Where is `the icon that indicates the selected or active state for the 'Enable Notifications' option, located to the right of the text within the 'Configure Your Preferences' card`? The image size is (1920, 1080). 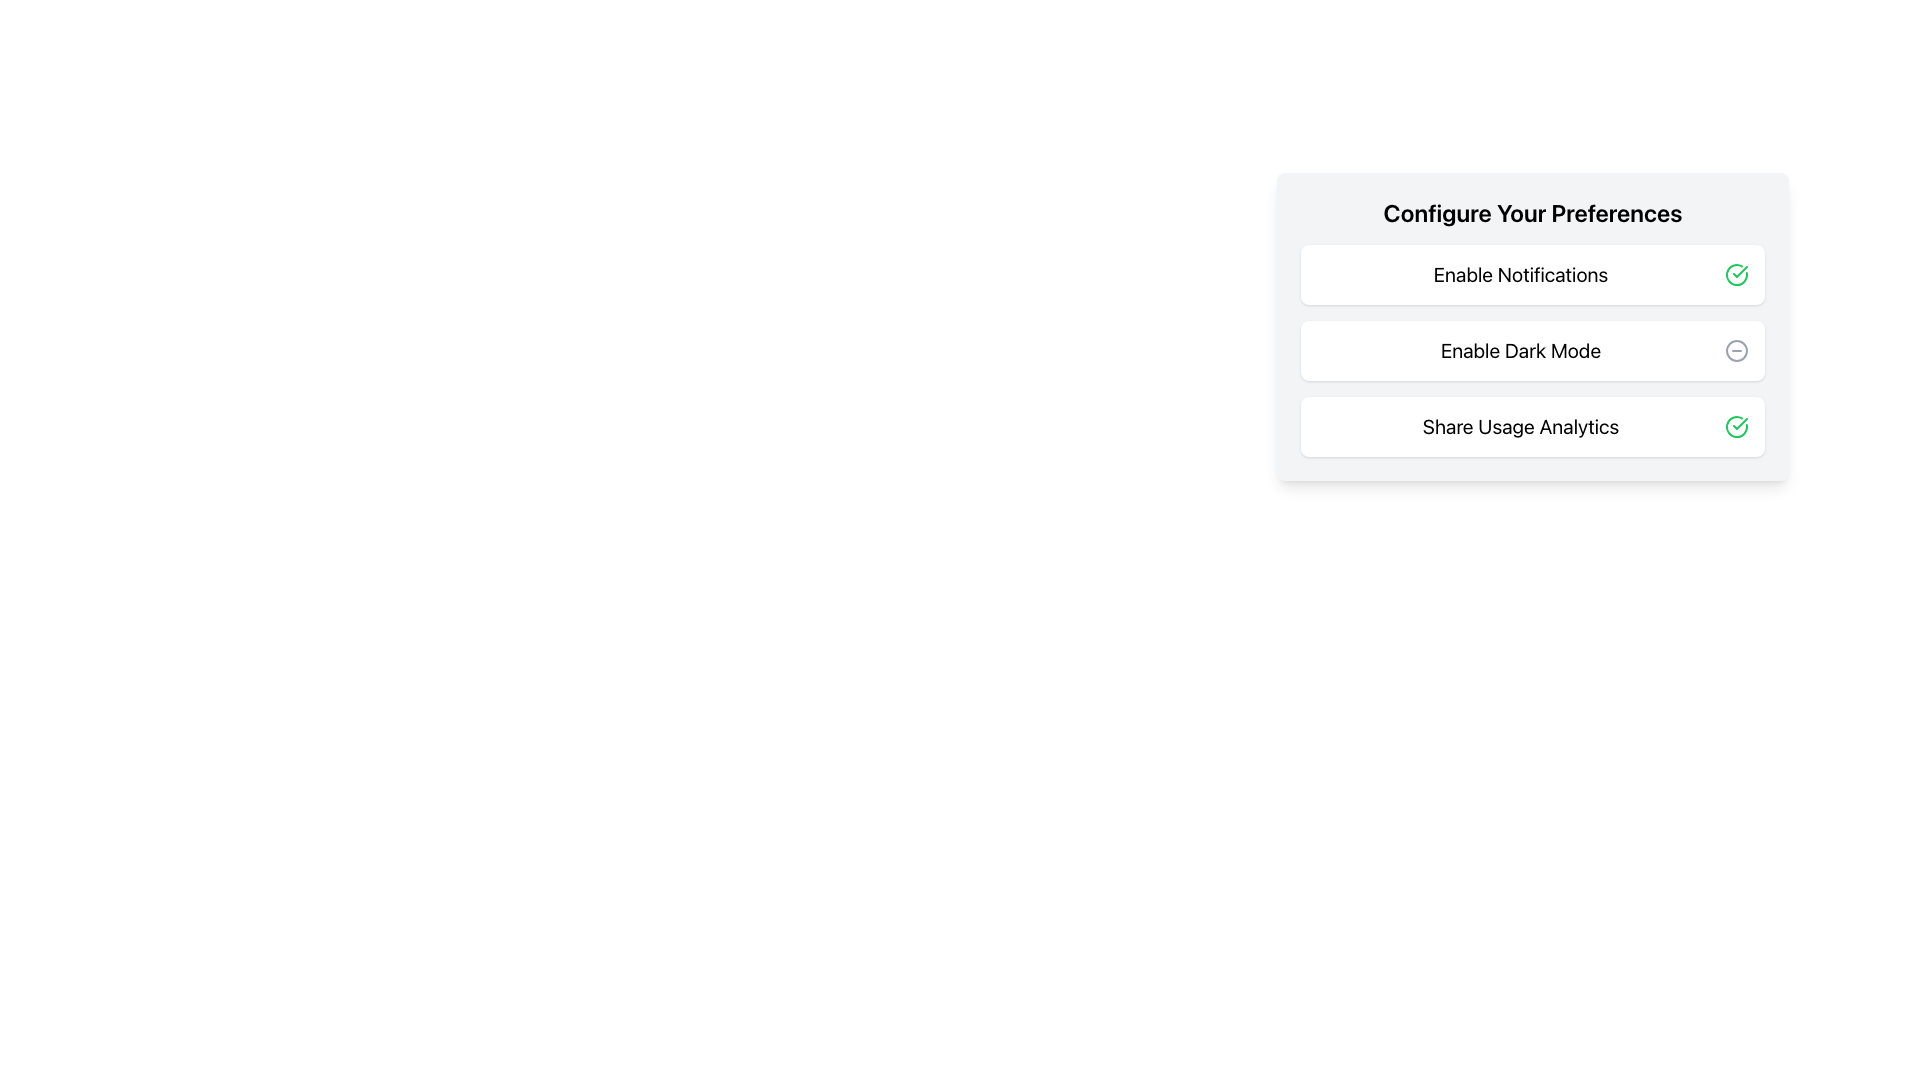 the icon that indicates the selected or active state for the 'Enable Notifications' option, located to the right of the text within the 'Configure Your Preferences' card is located at coordinates (1736, 274).